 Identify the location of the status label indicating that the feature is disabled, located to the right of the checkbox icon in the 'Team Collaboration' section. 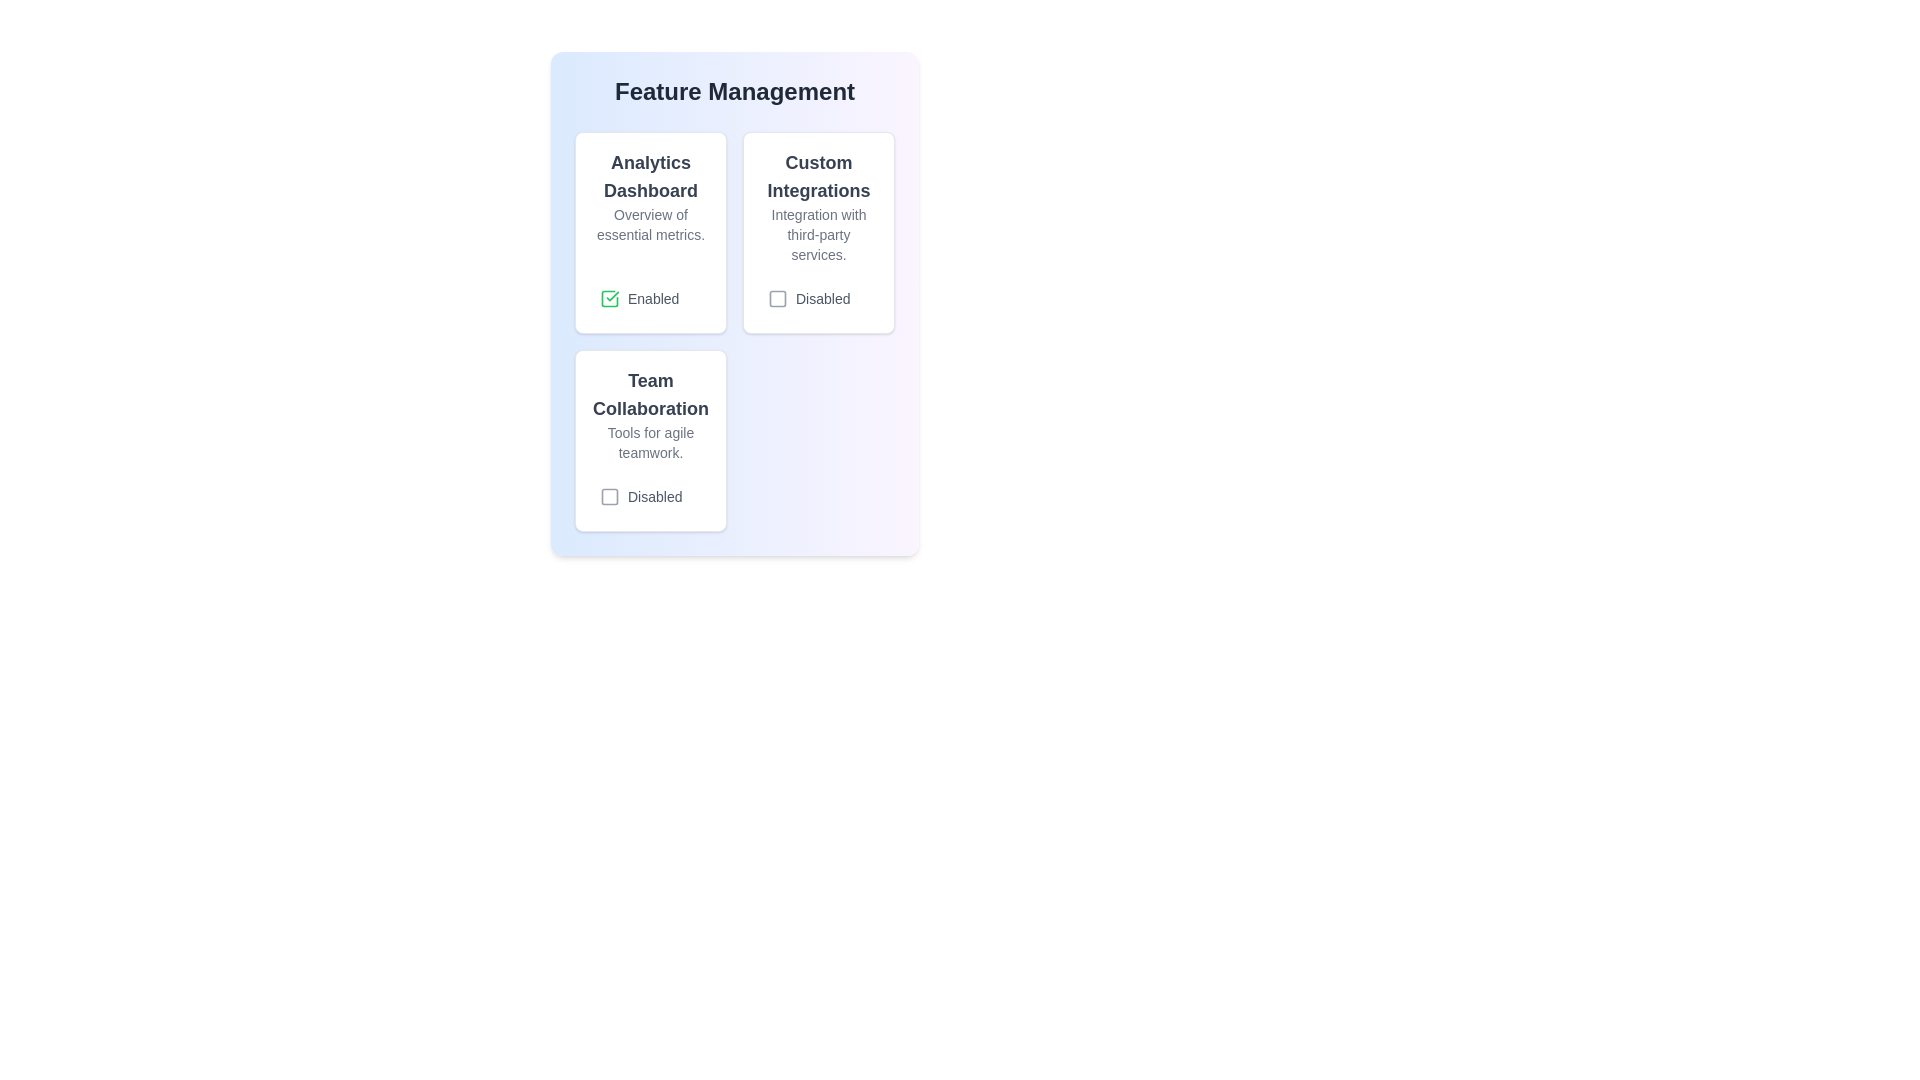
(655, 496).